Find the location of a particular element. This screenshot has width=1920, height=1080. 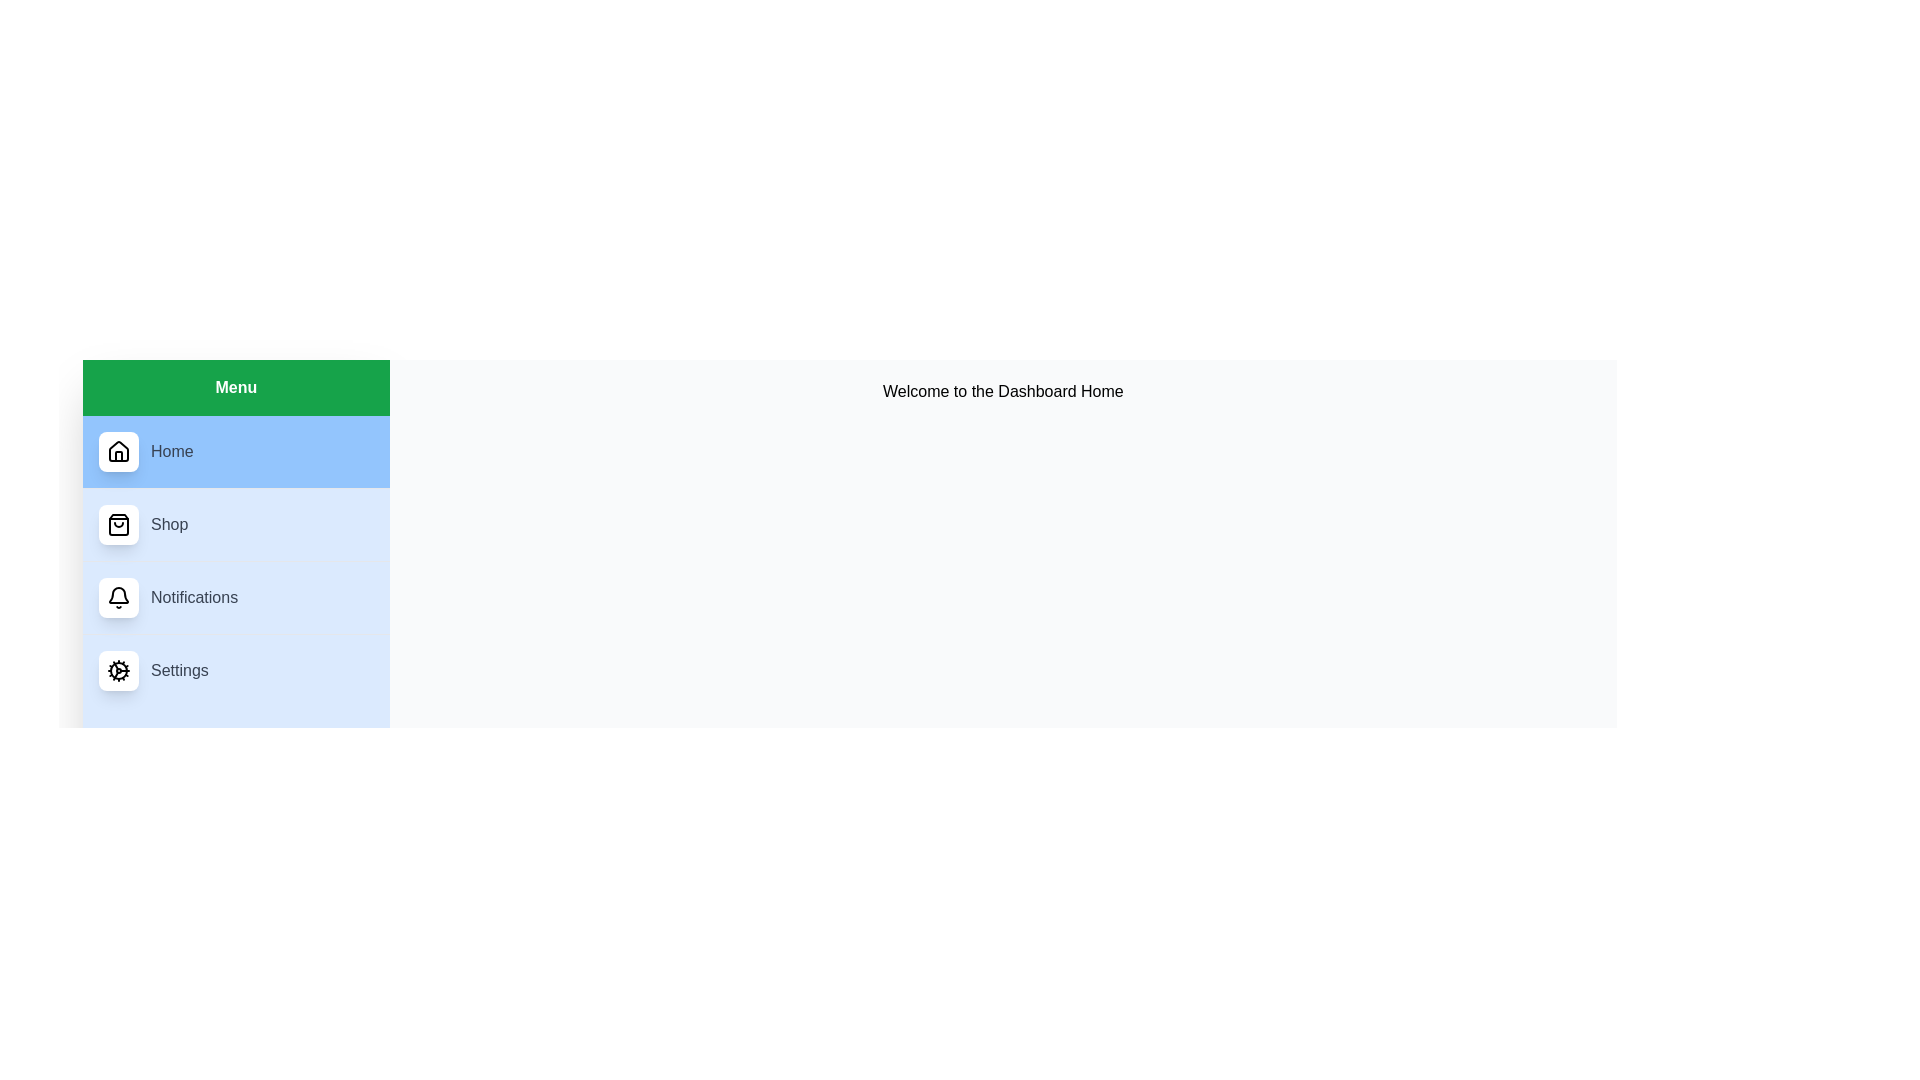

the menu item Home to observe its hover effect is located at coordinates (235, 451).